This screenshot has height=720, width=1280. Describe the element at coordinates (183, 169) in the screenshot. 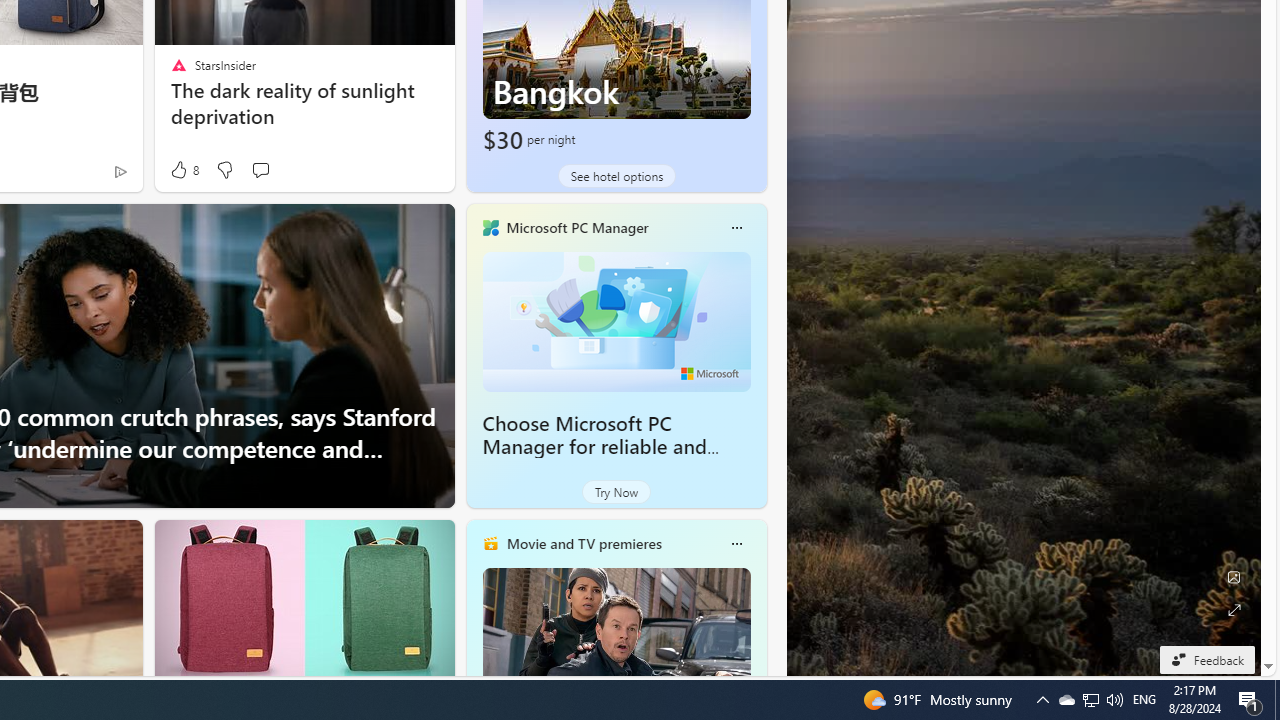

I see `'8 Like'` at that location.